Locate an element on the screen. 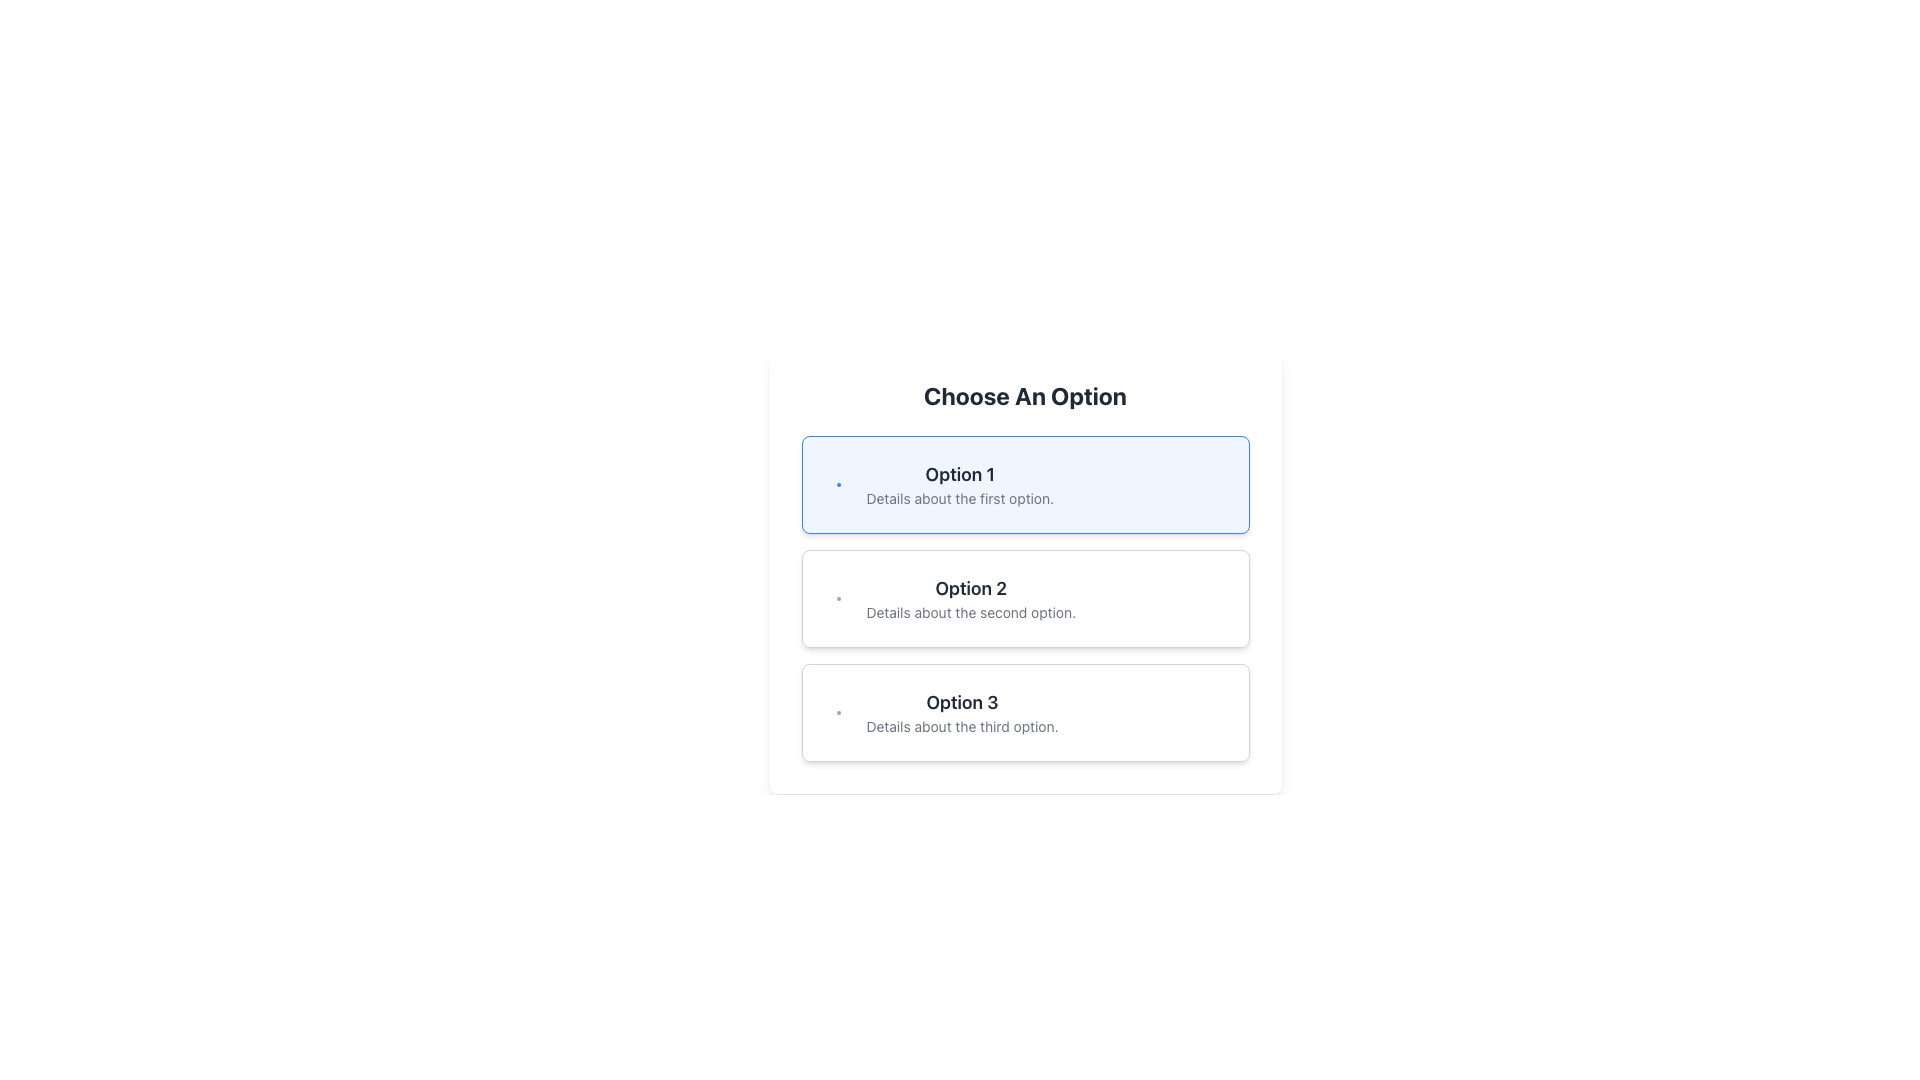  the static text element that provides additional information about 'Option 3', located under the title 'Option 3' in the third option block is located at coordinates (962, 726).